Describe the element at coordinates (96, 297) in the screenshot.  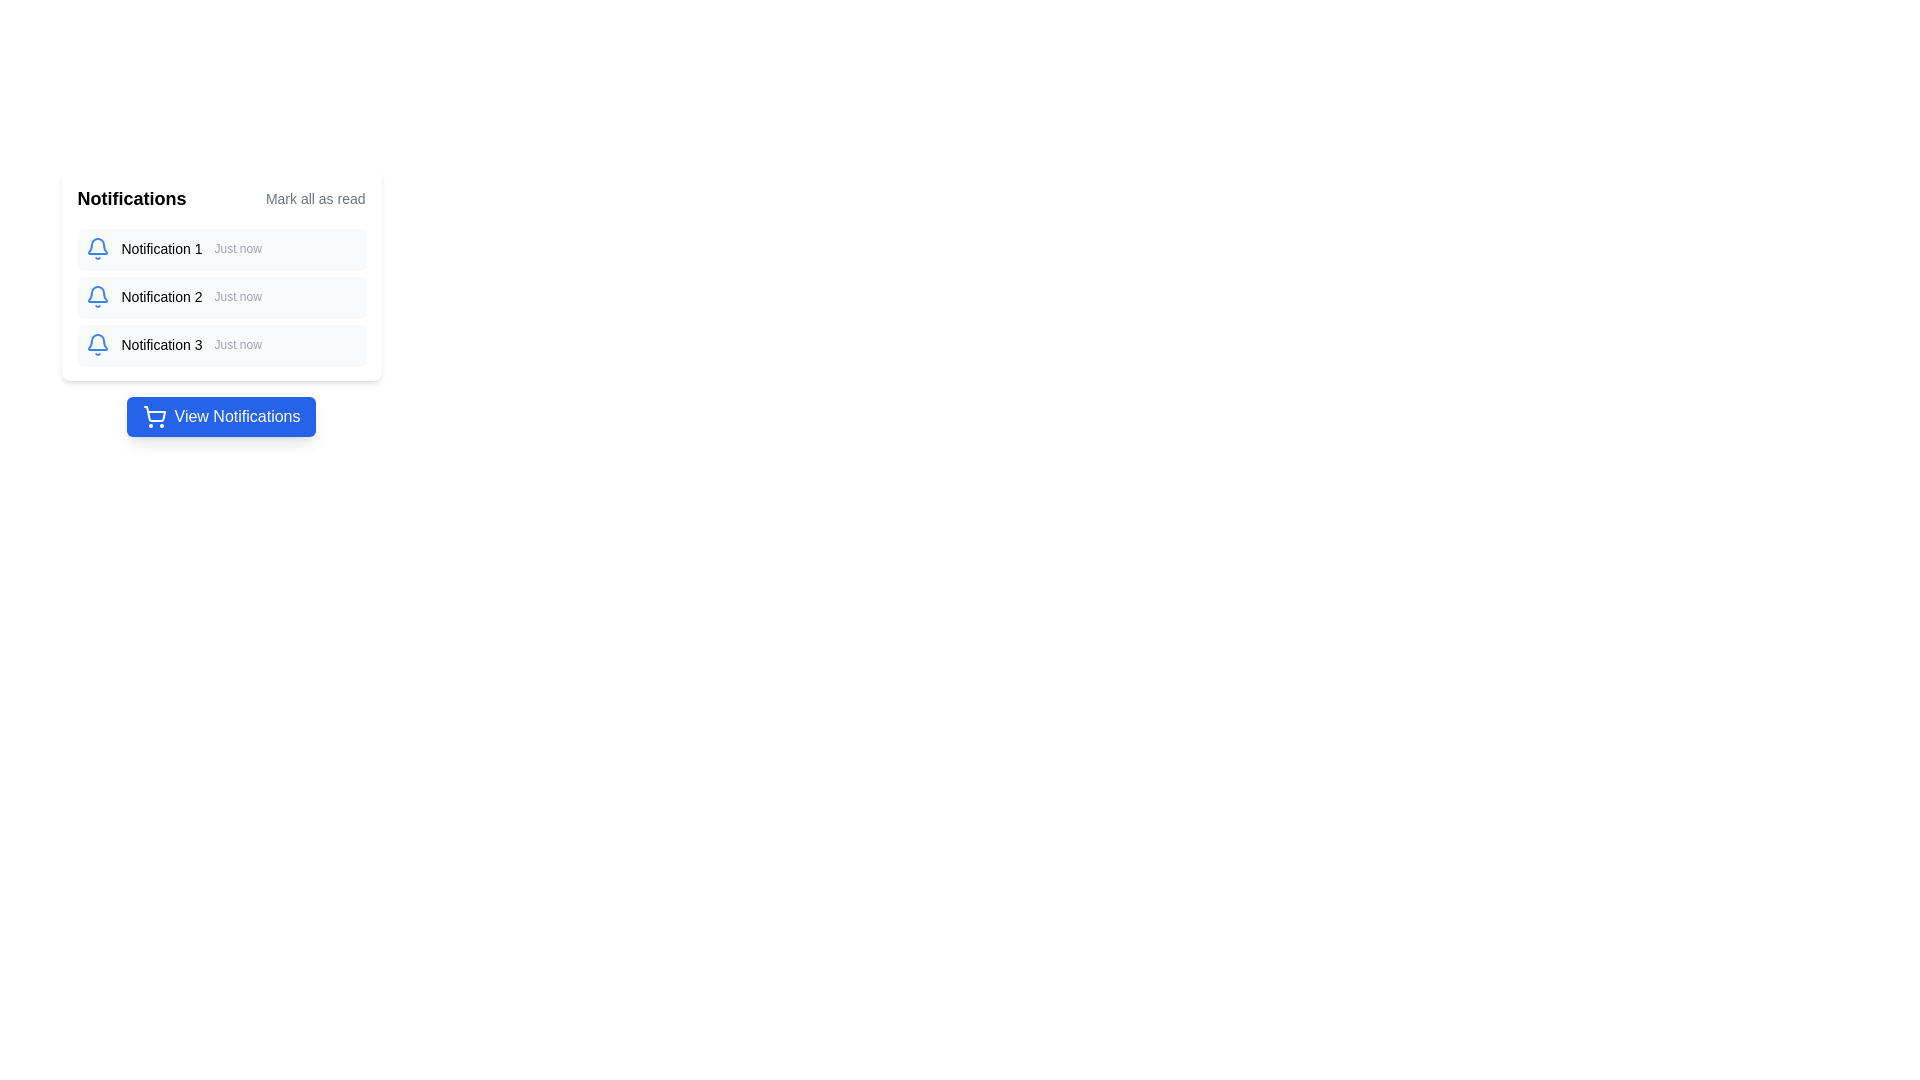
I see `the blue notification bell icon located to the far left of 'Notification 2'` at that location.